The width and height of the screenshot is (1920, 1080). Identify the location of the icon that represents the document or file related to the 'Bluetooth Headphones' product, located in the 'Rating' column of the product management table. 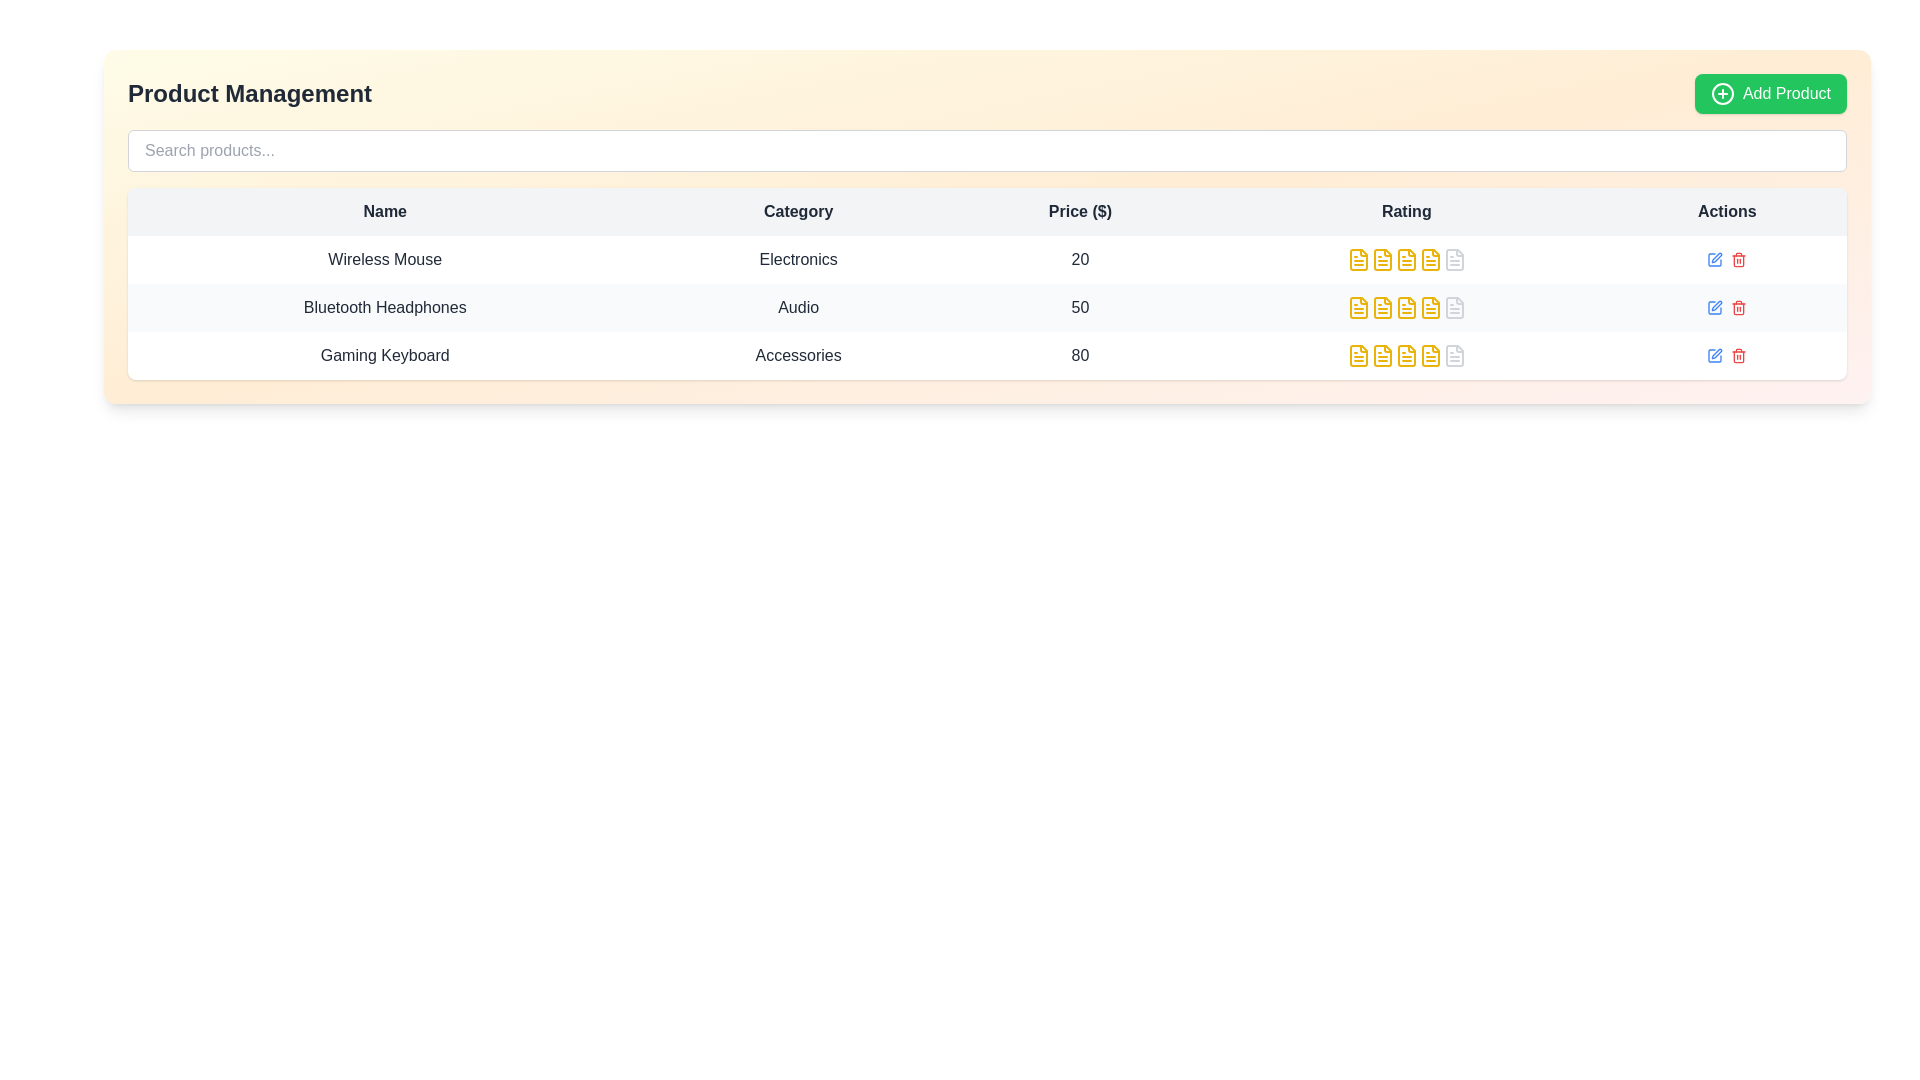
(1454, 308).